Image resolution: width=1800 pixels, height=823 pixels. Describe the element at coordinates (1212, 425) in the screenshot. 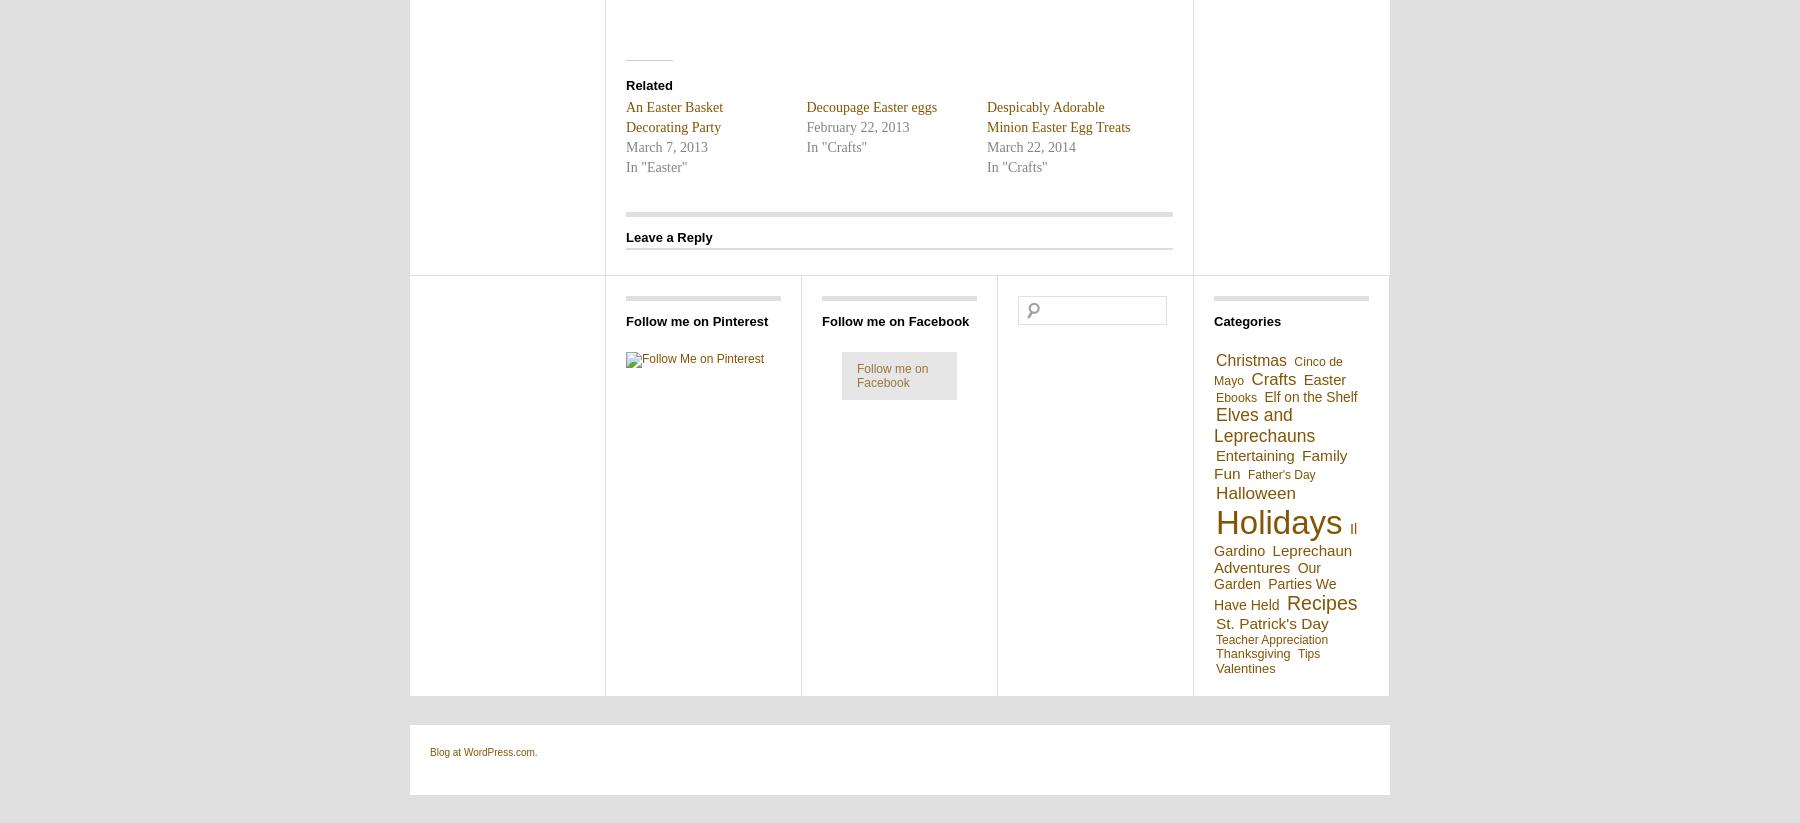

I see `'Elves and Leprechauns'` at that location.